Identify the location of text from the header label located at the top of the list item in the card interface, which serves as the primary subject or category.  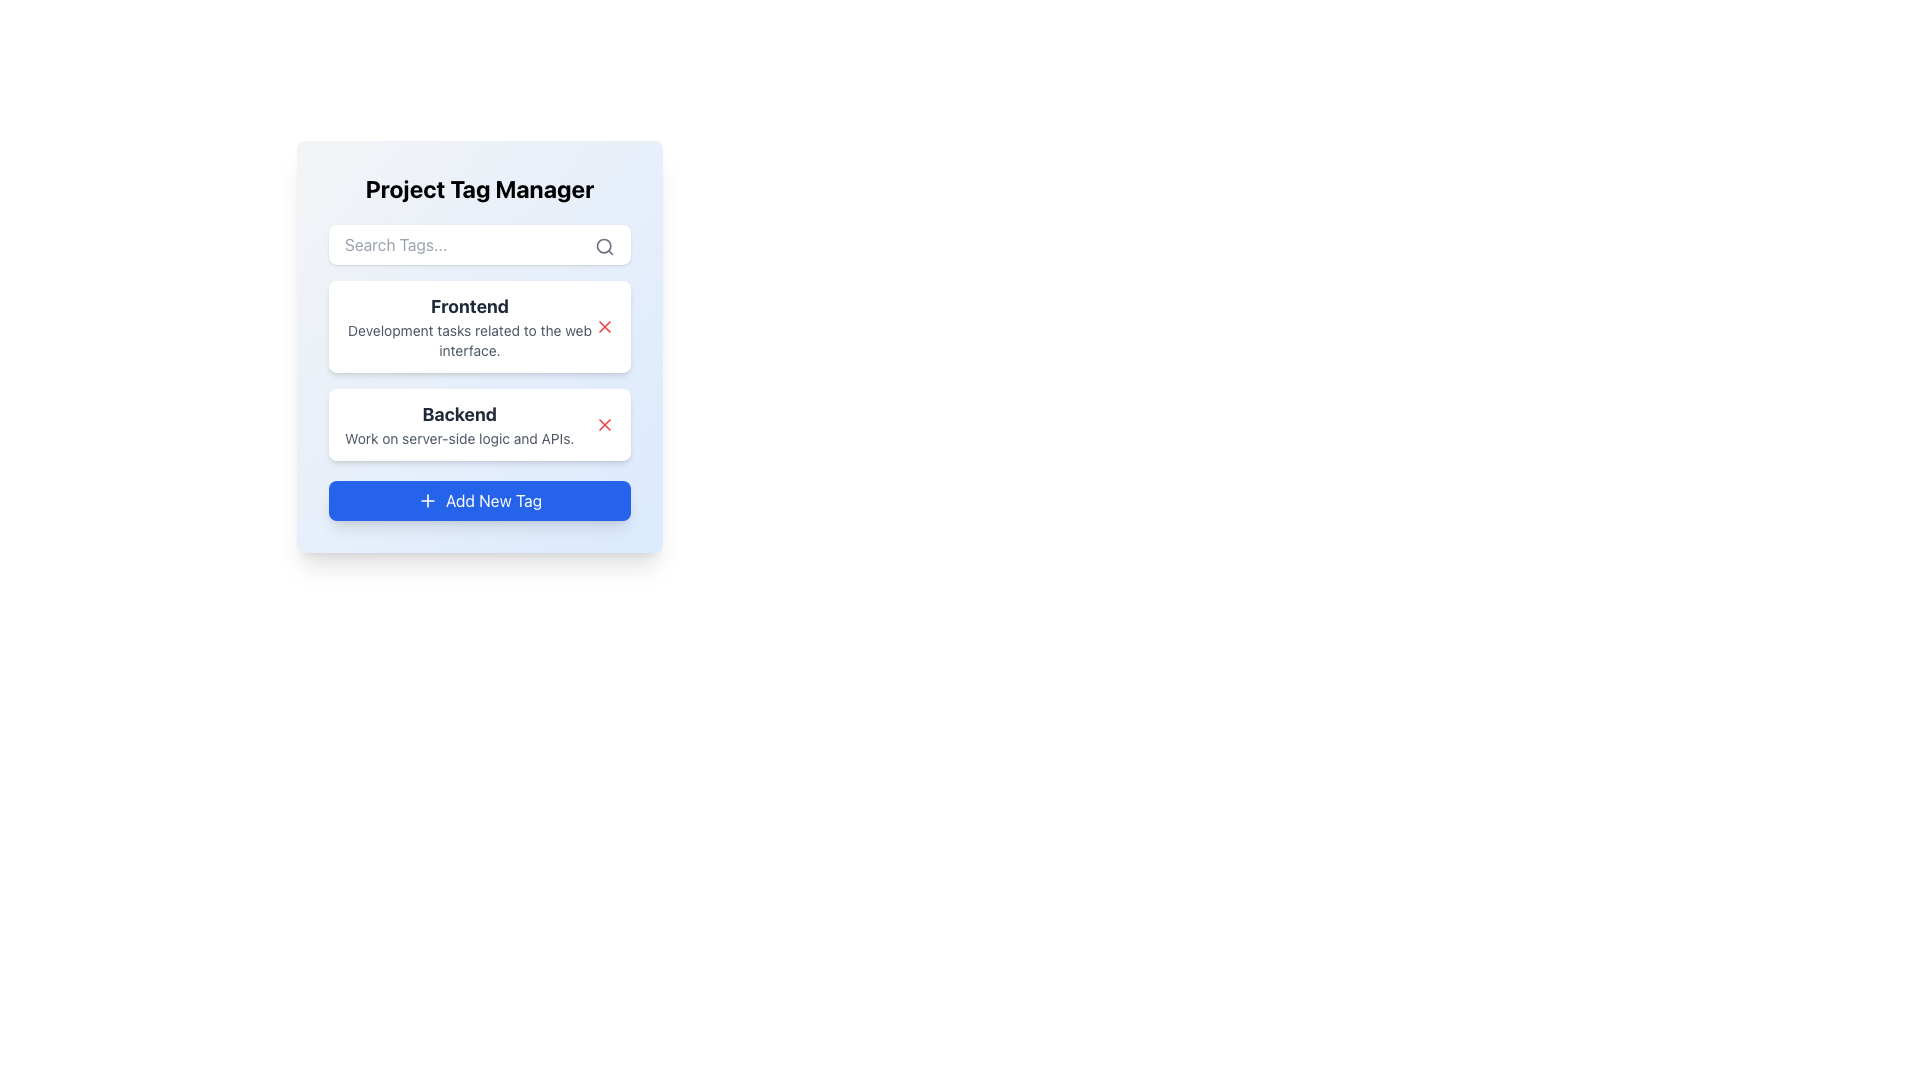
(469, 307).